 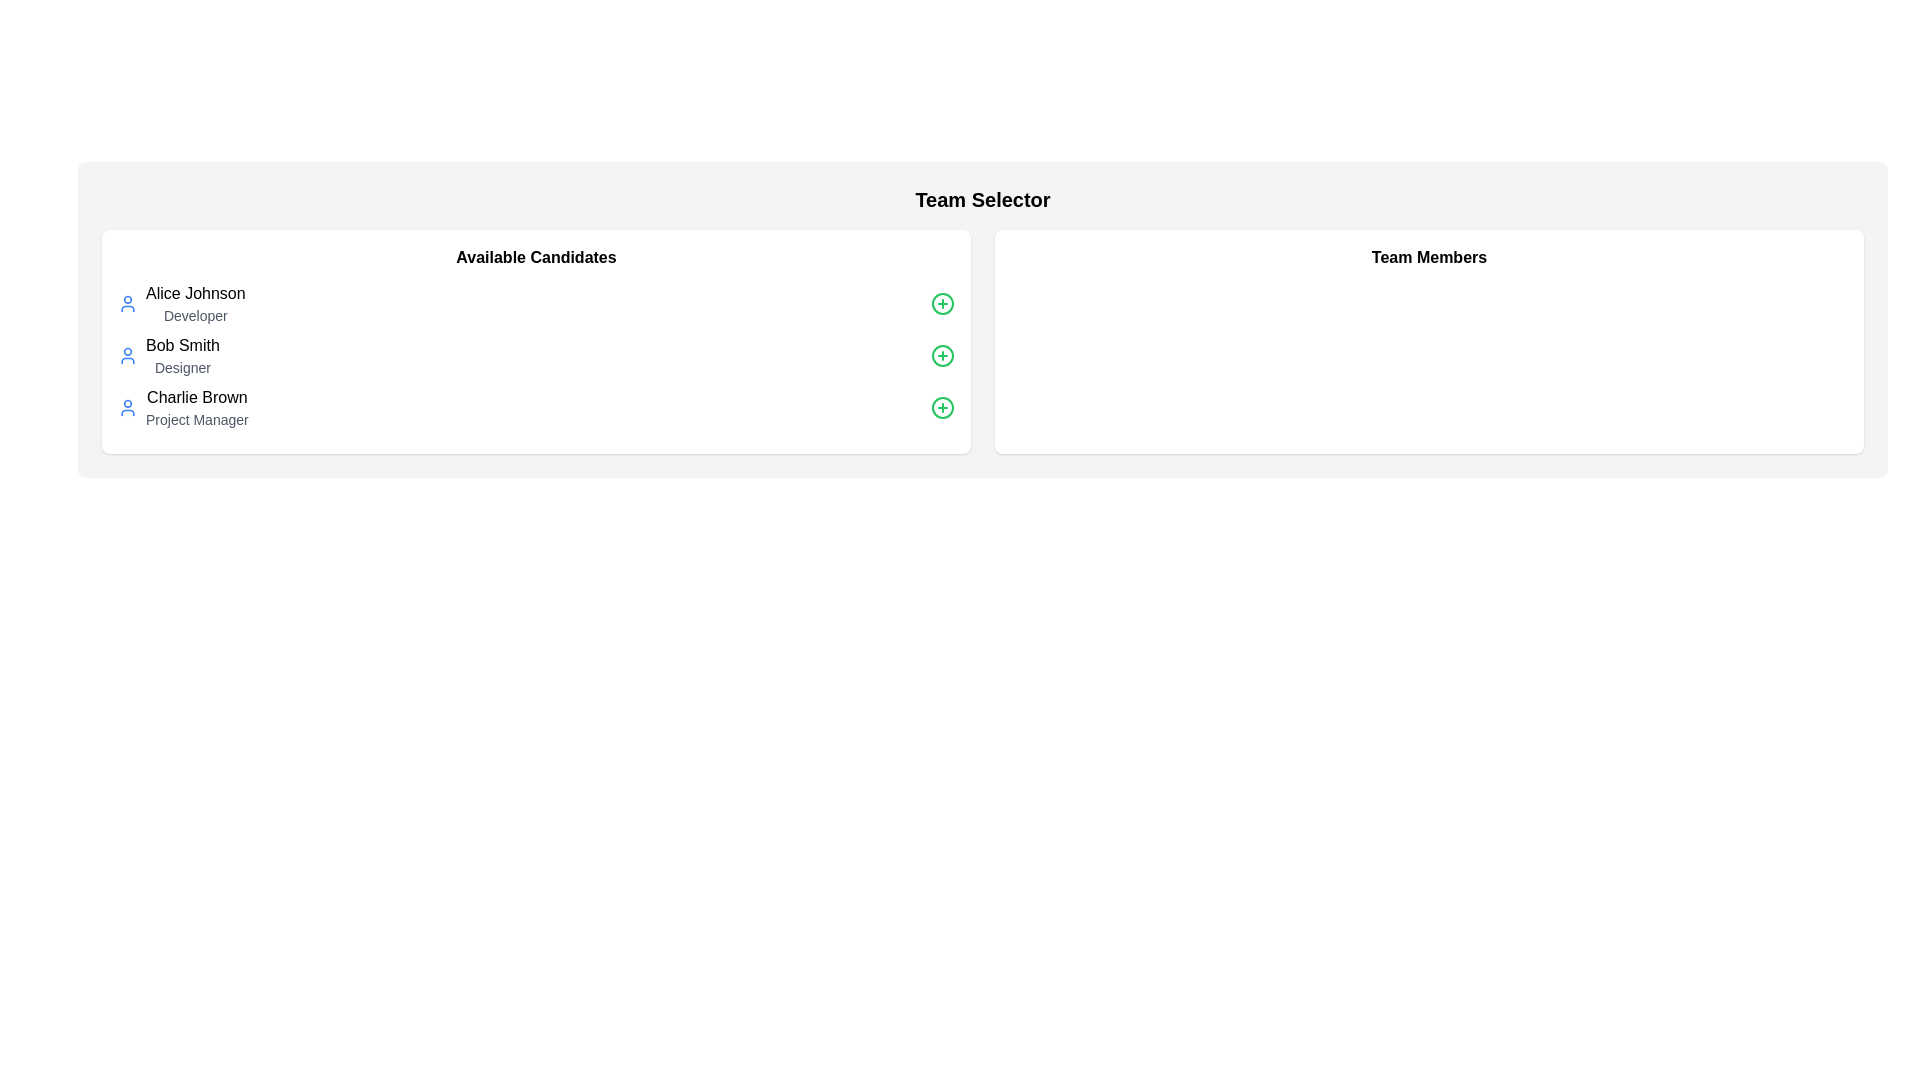 What do you see at coordinates (182, 354) in the screenshot?
I see `the text display showing 'Bob Smith' and 'Designer' in the 'Available Candidates' section, which is the second entry below 'Alice Johnson - Developer'` at bounding box center [182, 354].